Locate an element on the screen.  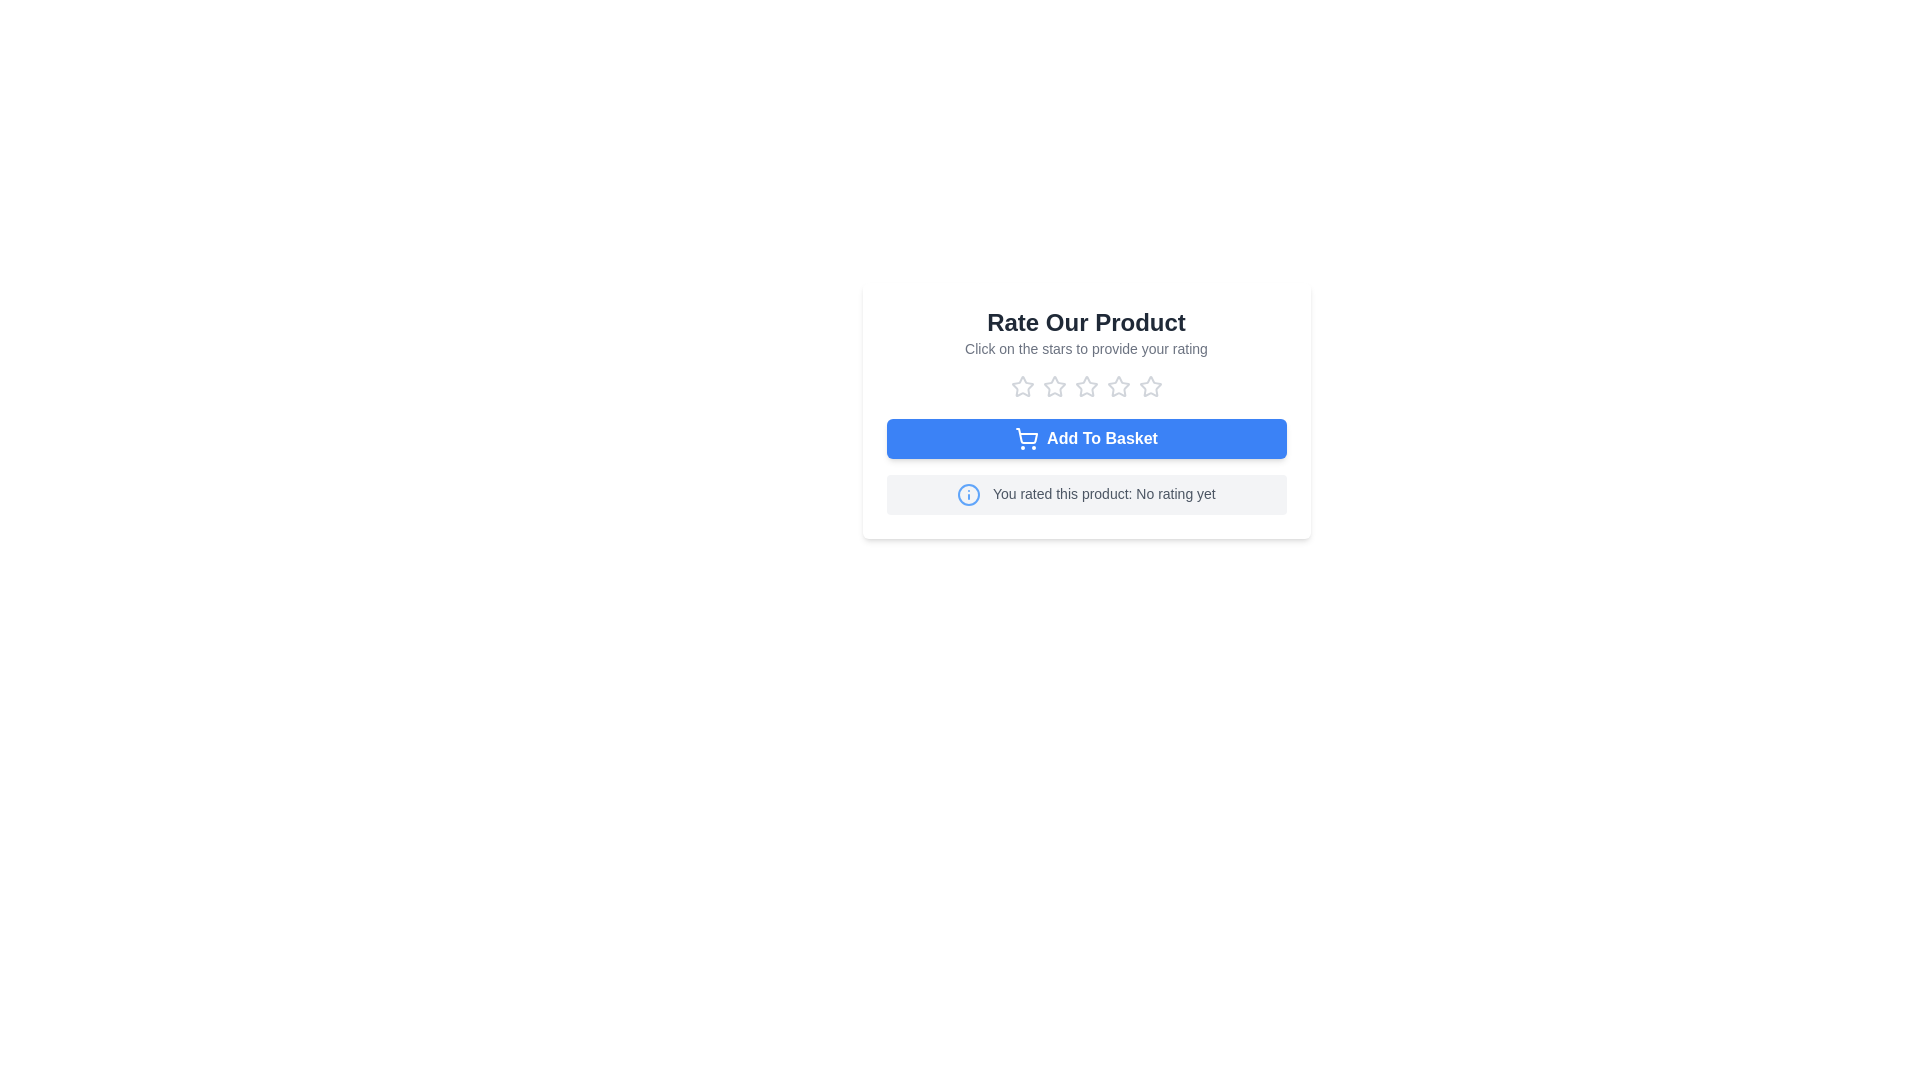
the second star icon in the rating system below the text 'Click on the stars to provide your rating' is located at coordinates (1053, 386).